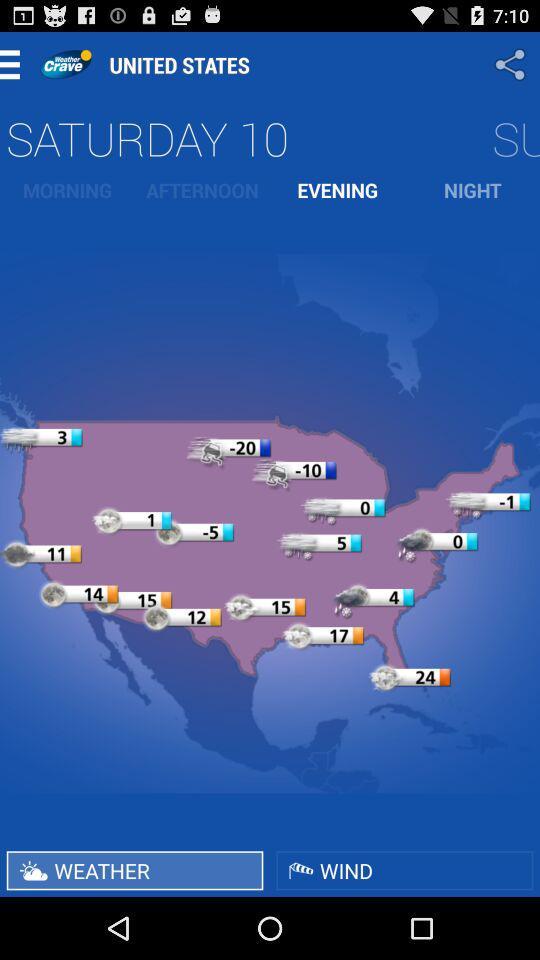 The image size is (540, 960). What do you see at coordinates (135, 869) in the screenshot?
I see `button to the left of wind` at bounding box center [135, 869].